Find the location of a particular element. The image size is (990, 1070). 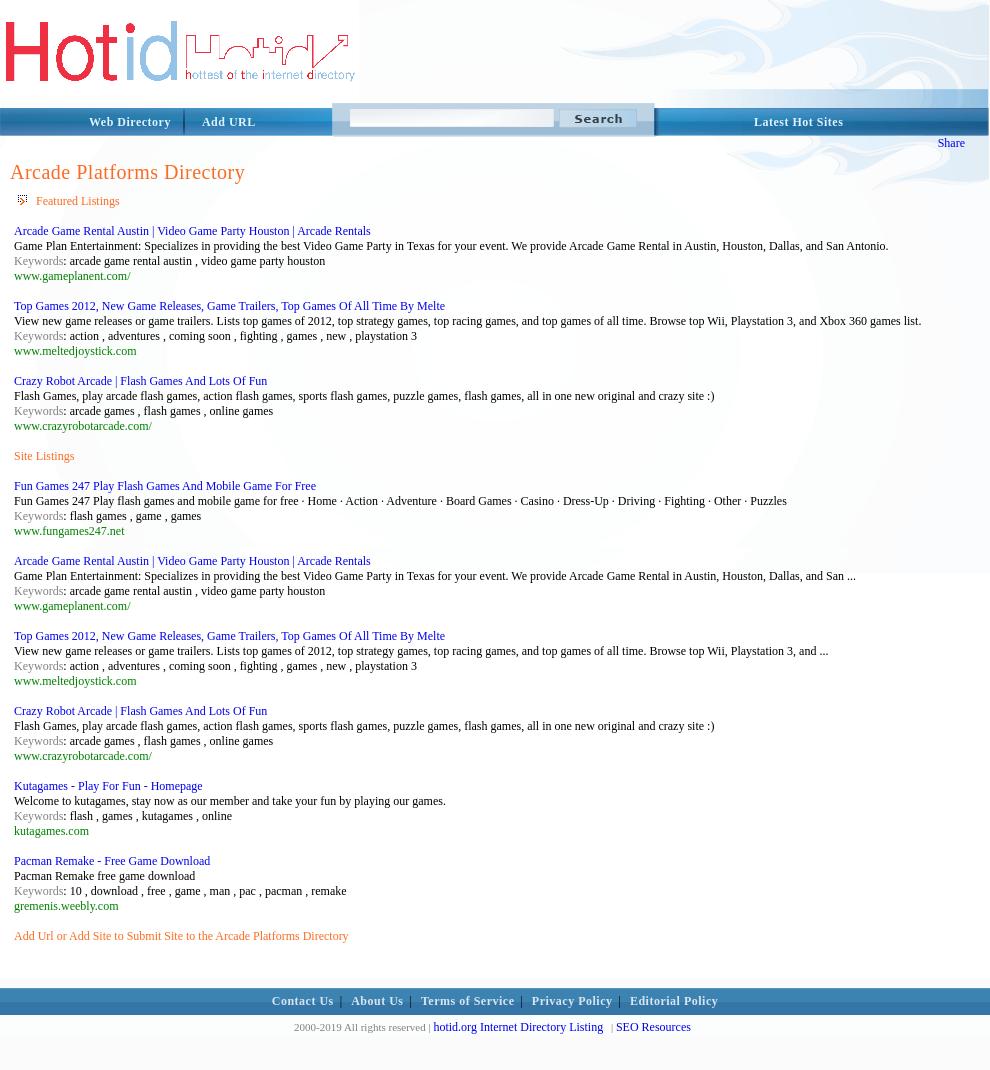

'Pacman Remake  - Free Game Download' is located at coordinates (12, 861).